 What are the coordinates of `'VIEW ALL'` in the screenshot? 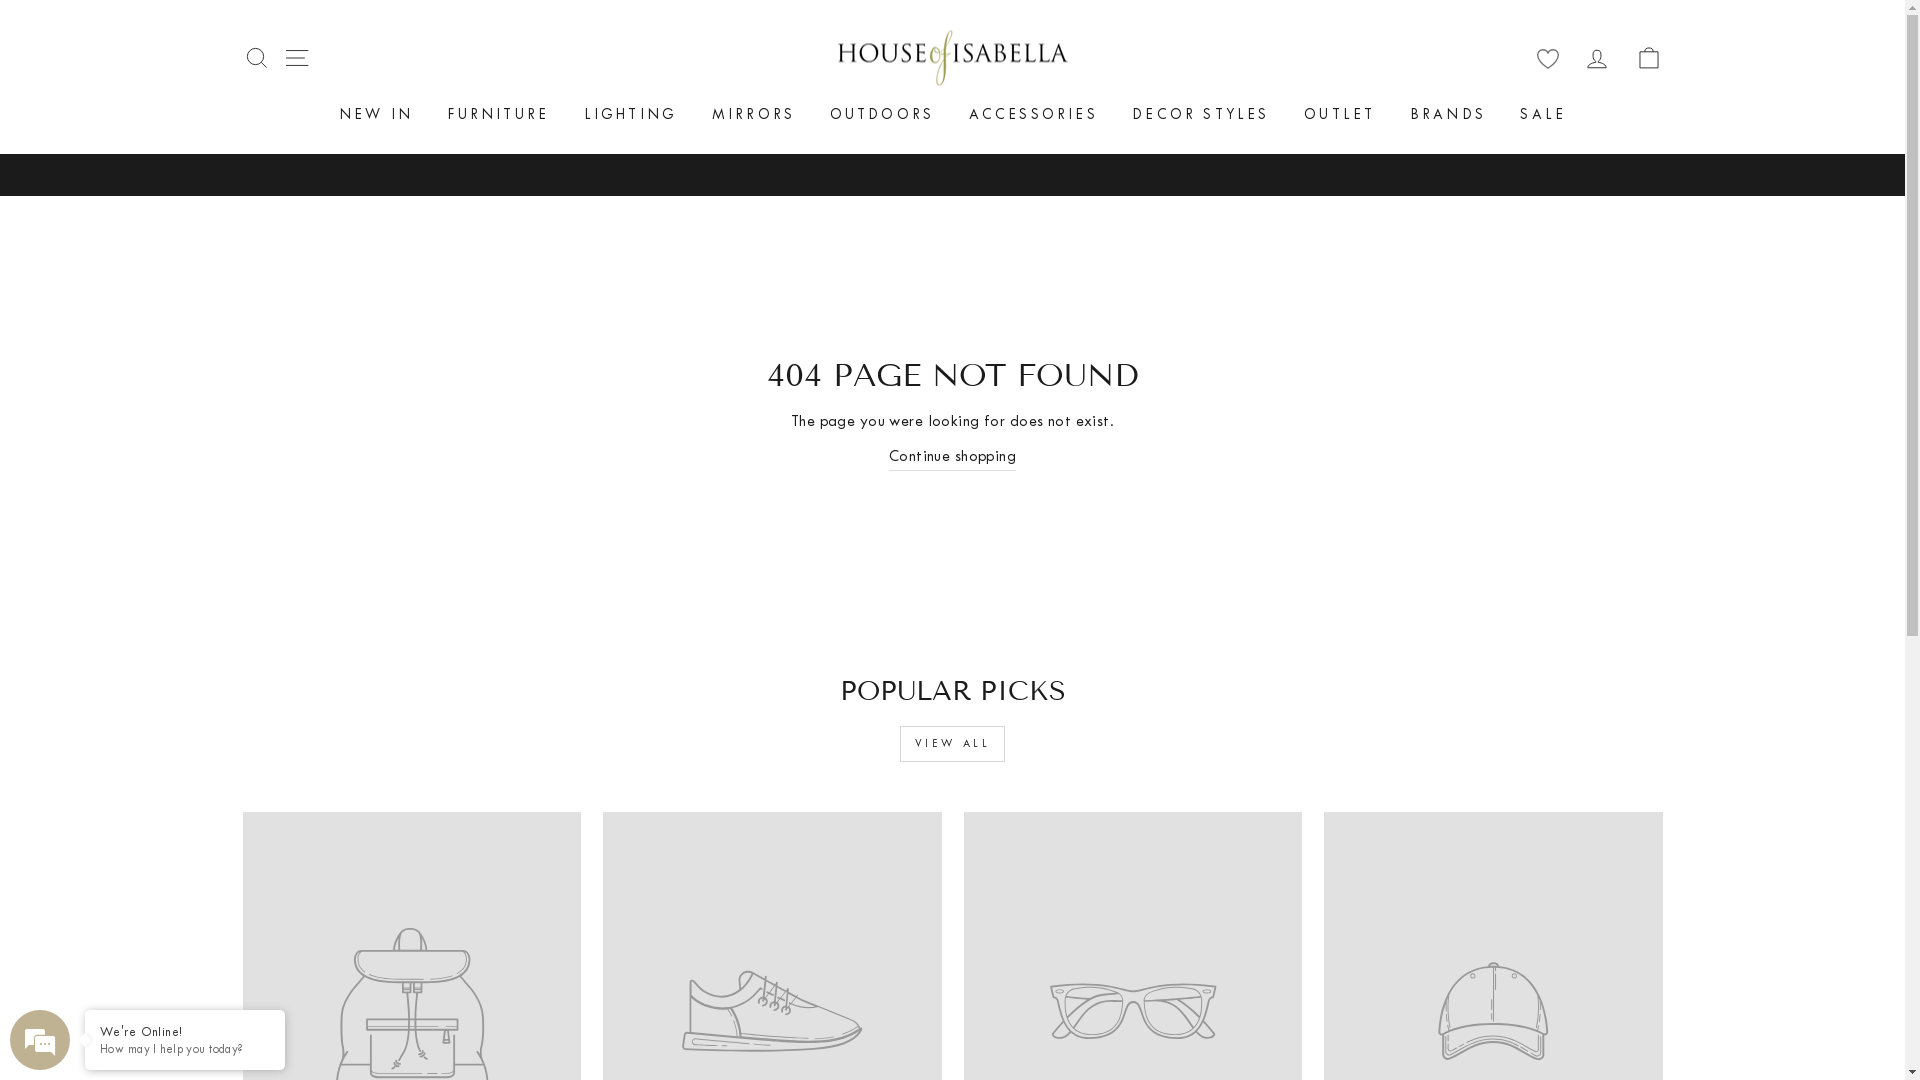 It's located at (952, 743).